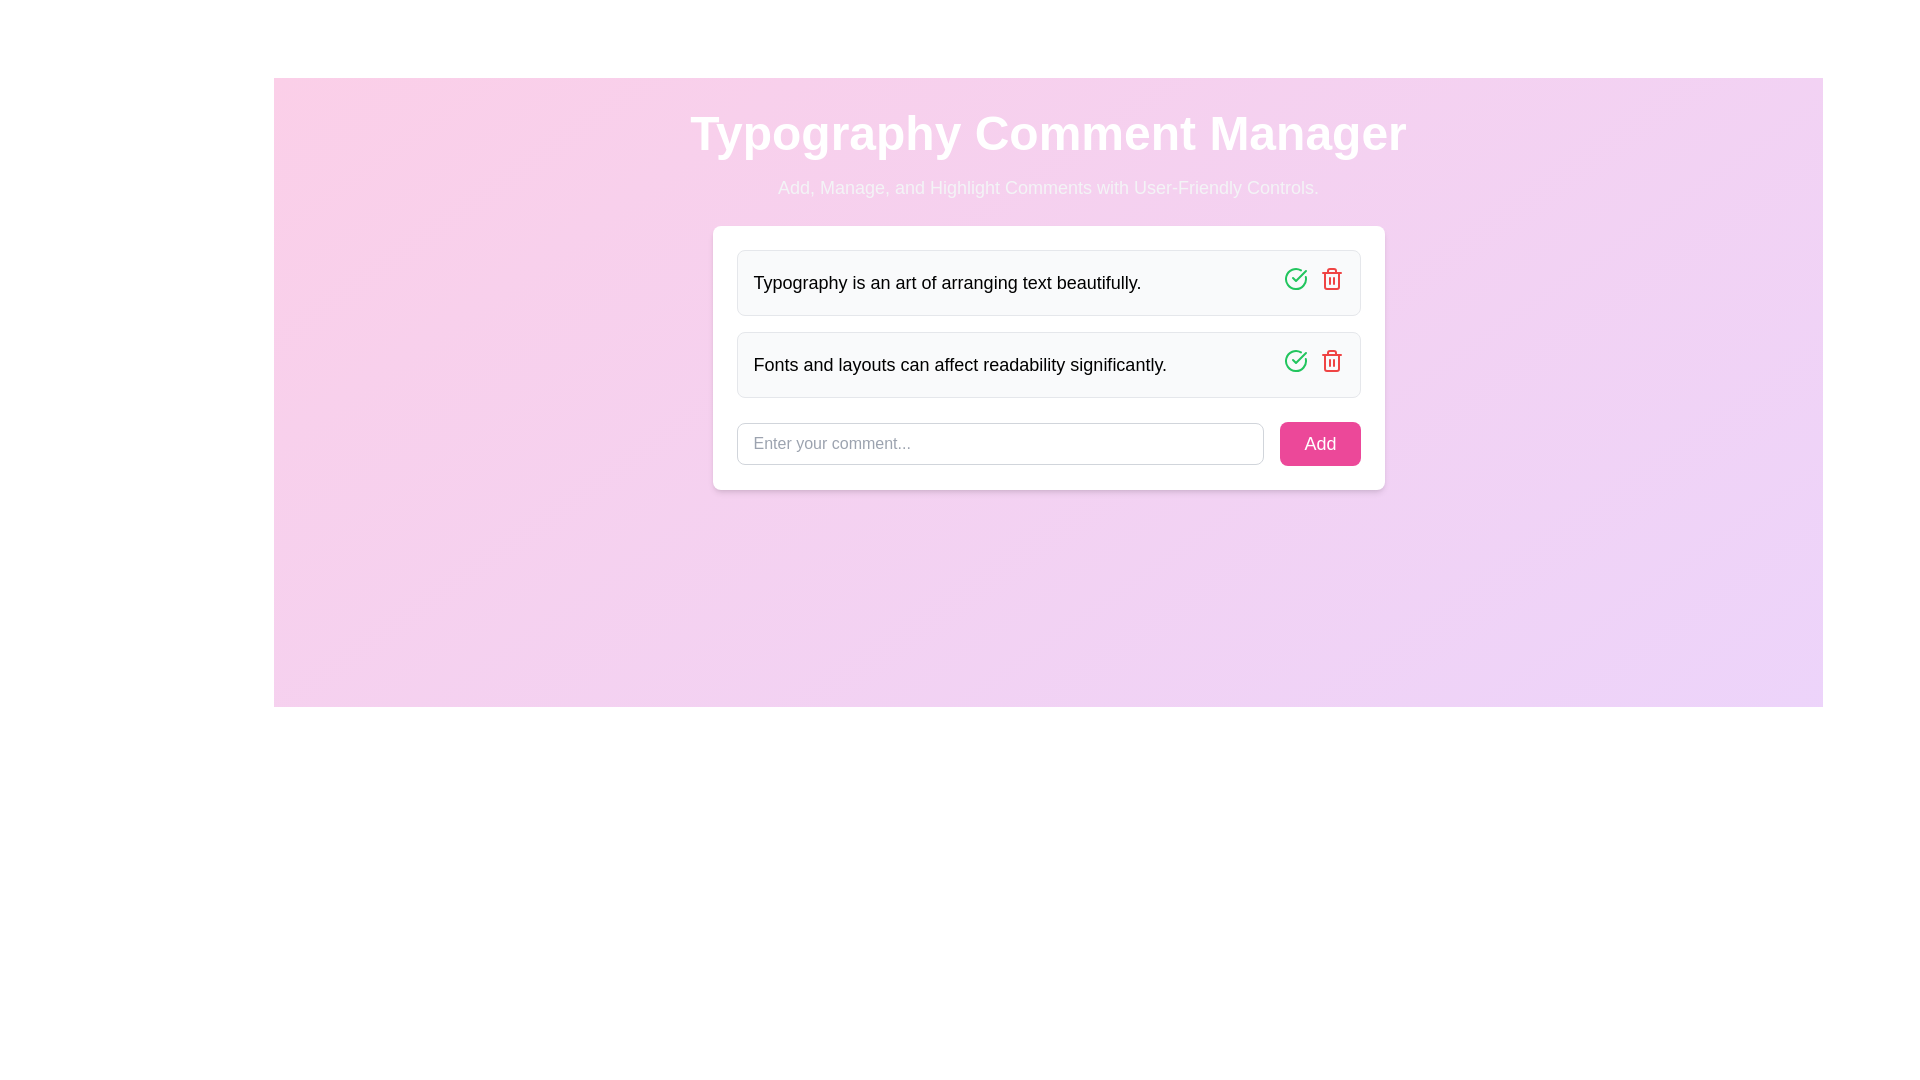 This screenshot has width=1920, height=1080. What do you see at coordinates (1313, 365) in the screenshot?
I see `the action buttons group, which contains a green checkmark and a red trash can icon, located to the right of the text 'Fonts and layouts can affect readability significantly.'` at bounding box center [1313, 365].